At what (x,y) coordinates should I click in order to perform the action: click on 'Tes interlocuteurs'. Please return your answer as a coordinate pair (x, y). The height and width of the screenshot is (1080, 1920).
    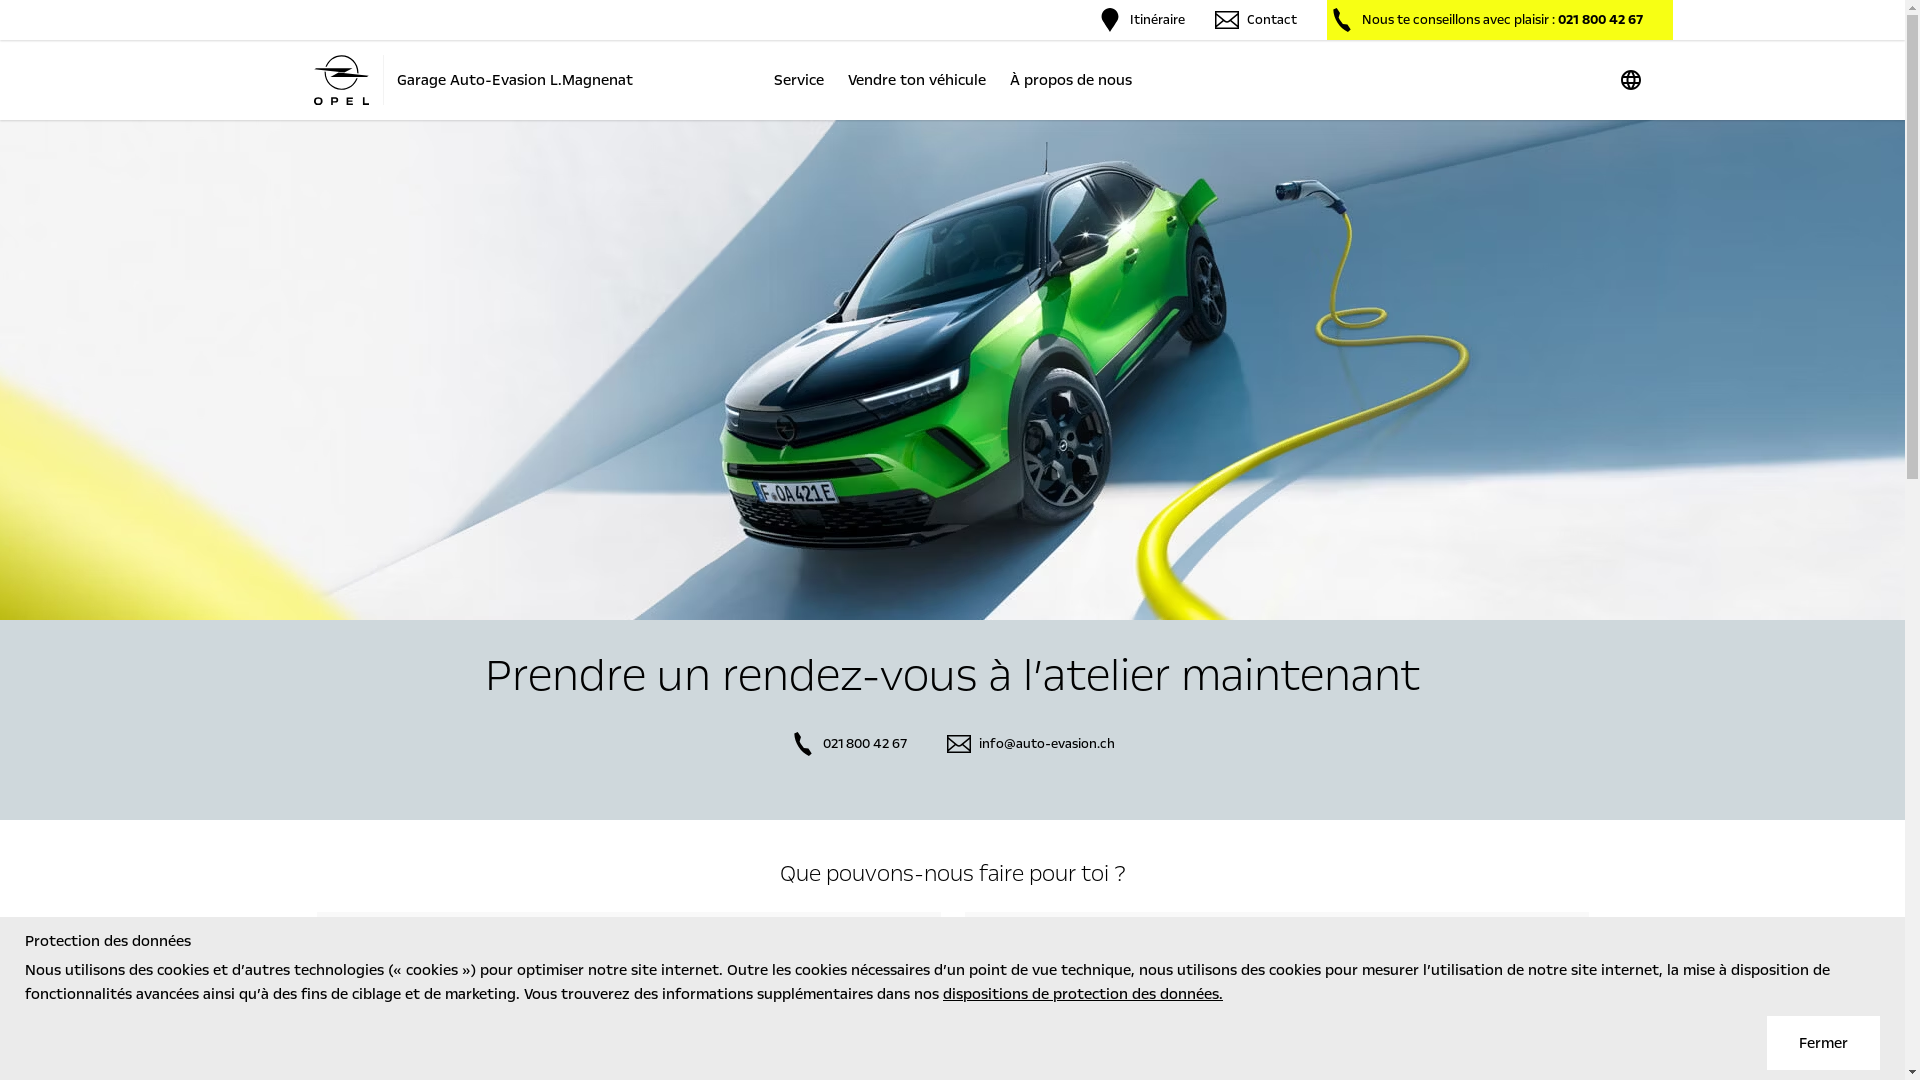
    Looking at the image, I should click on (964, 956).